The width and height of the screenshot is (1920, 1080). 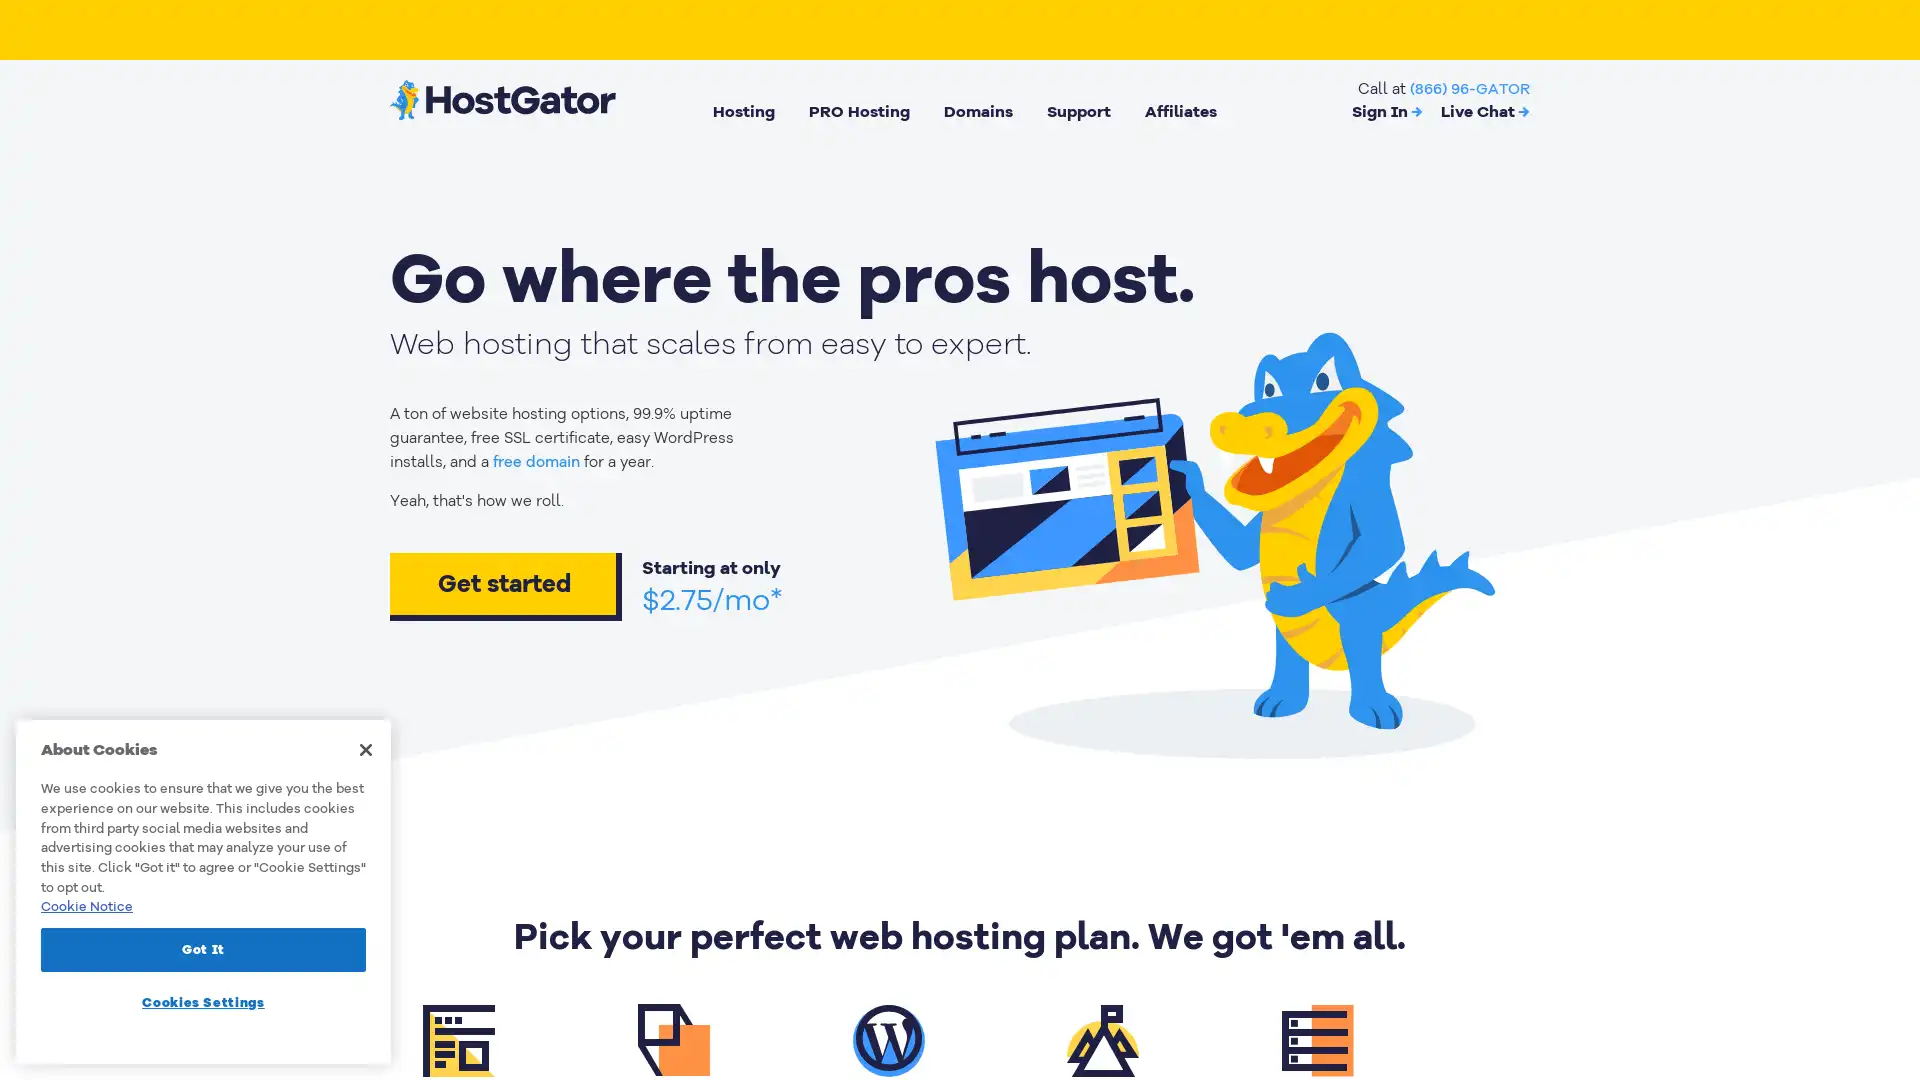 What do you see at coordinates (536, 462) in the screenshot?
I see `free domain` at bounding box center [536, 462].